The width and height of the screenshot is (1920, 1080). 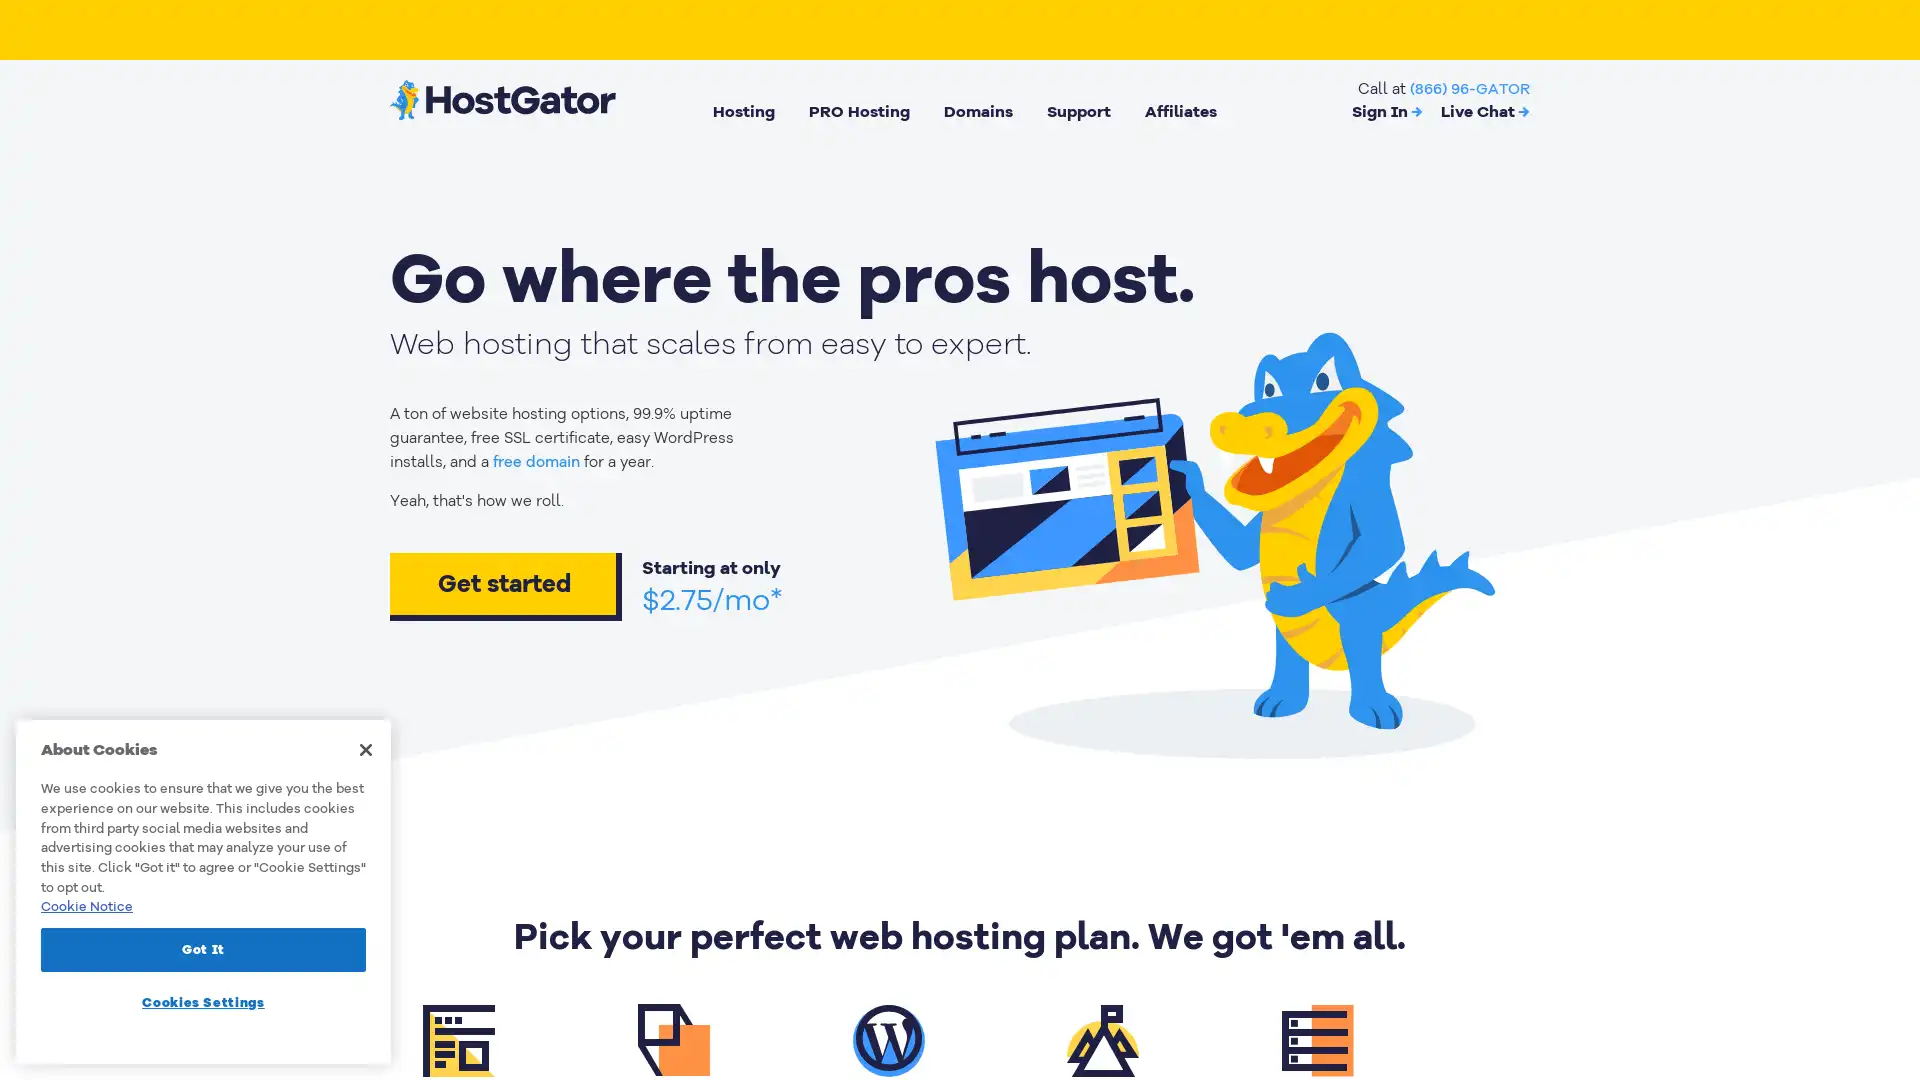 What do you see at coordinates (536, 462) in the screenshot?
I see `free domain` at bounding box center [536, 462].